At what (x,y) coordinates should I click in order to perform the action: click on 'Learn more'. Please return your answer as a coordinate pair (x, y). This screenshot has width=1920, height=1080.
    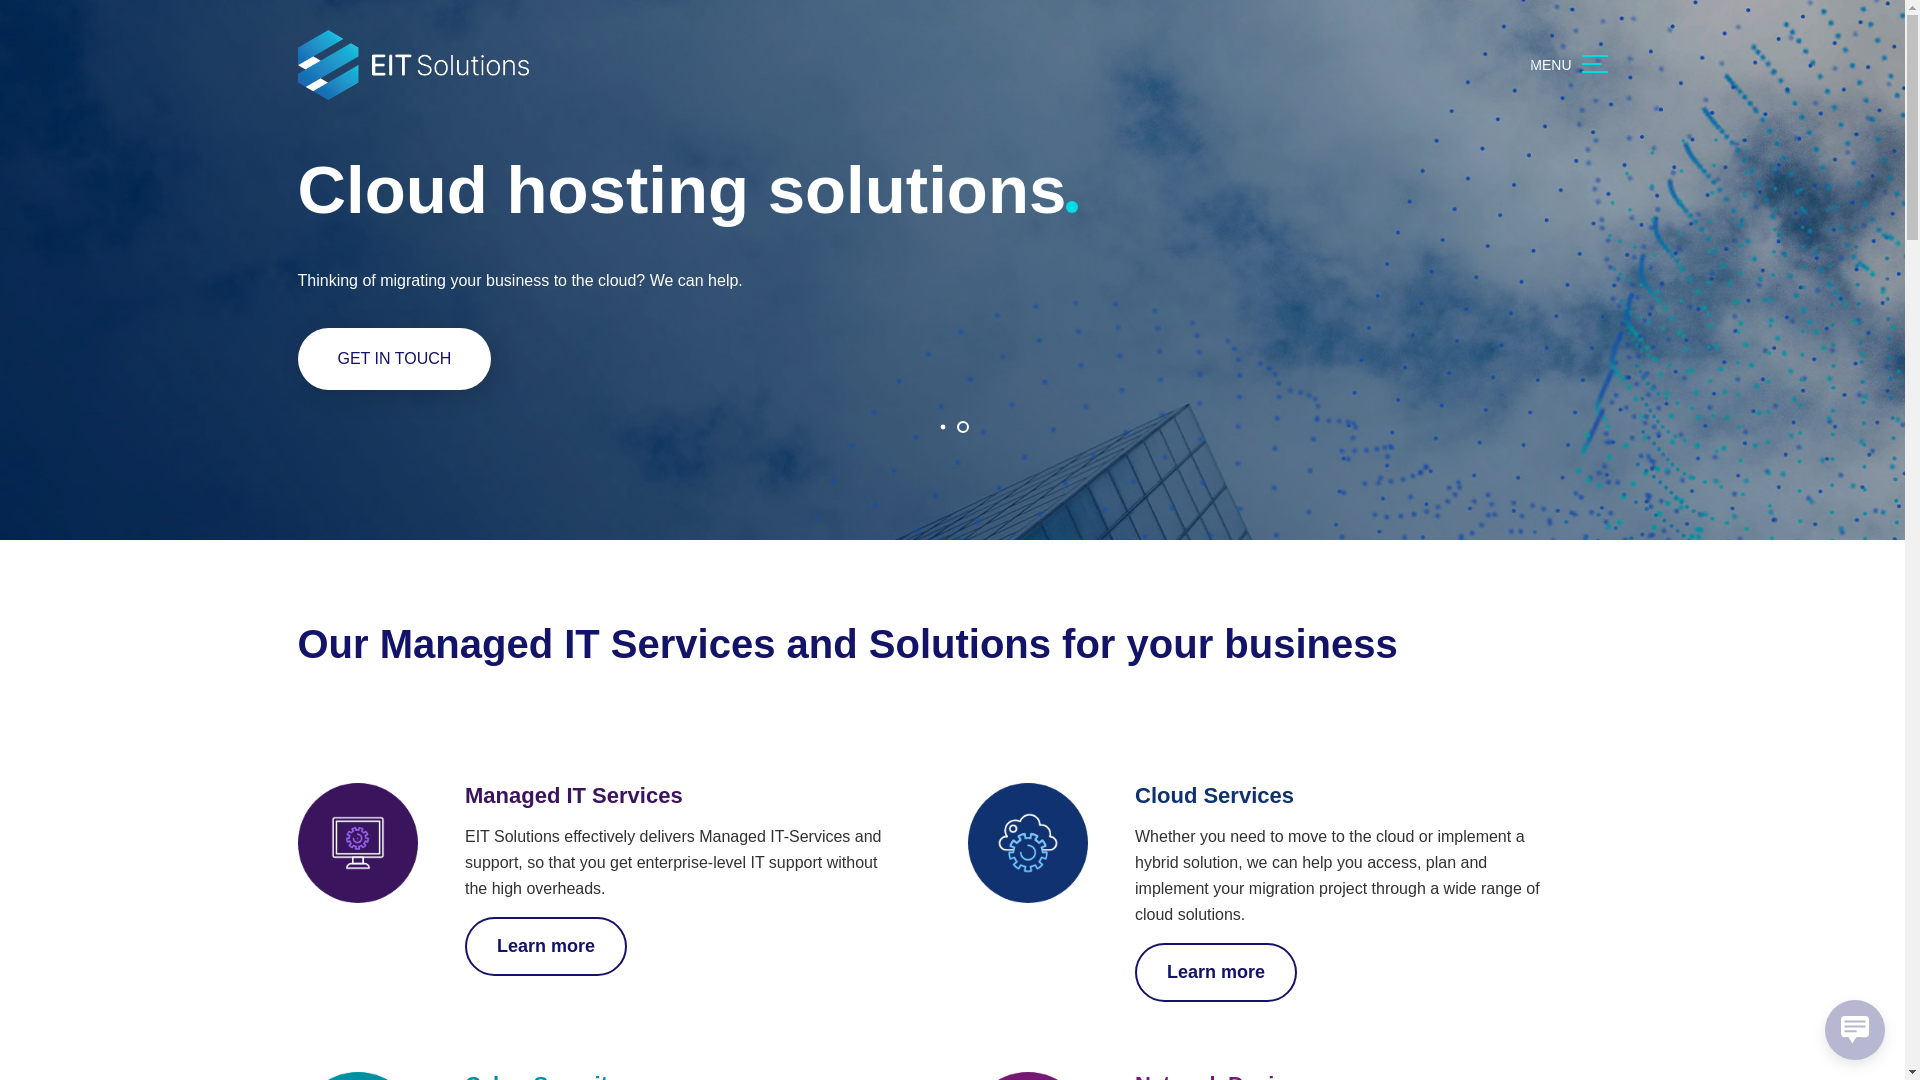
    Looking at the image, I should click on (546, 945).